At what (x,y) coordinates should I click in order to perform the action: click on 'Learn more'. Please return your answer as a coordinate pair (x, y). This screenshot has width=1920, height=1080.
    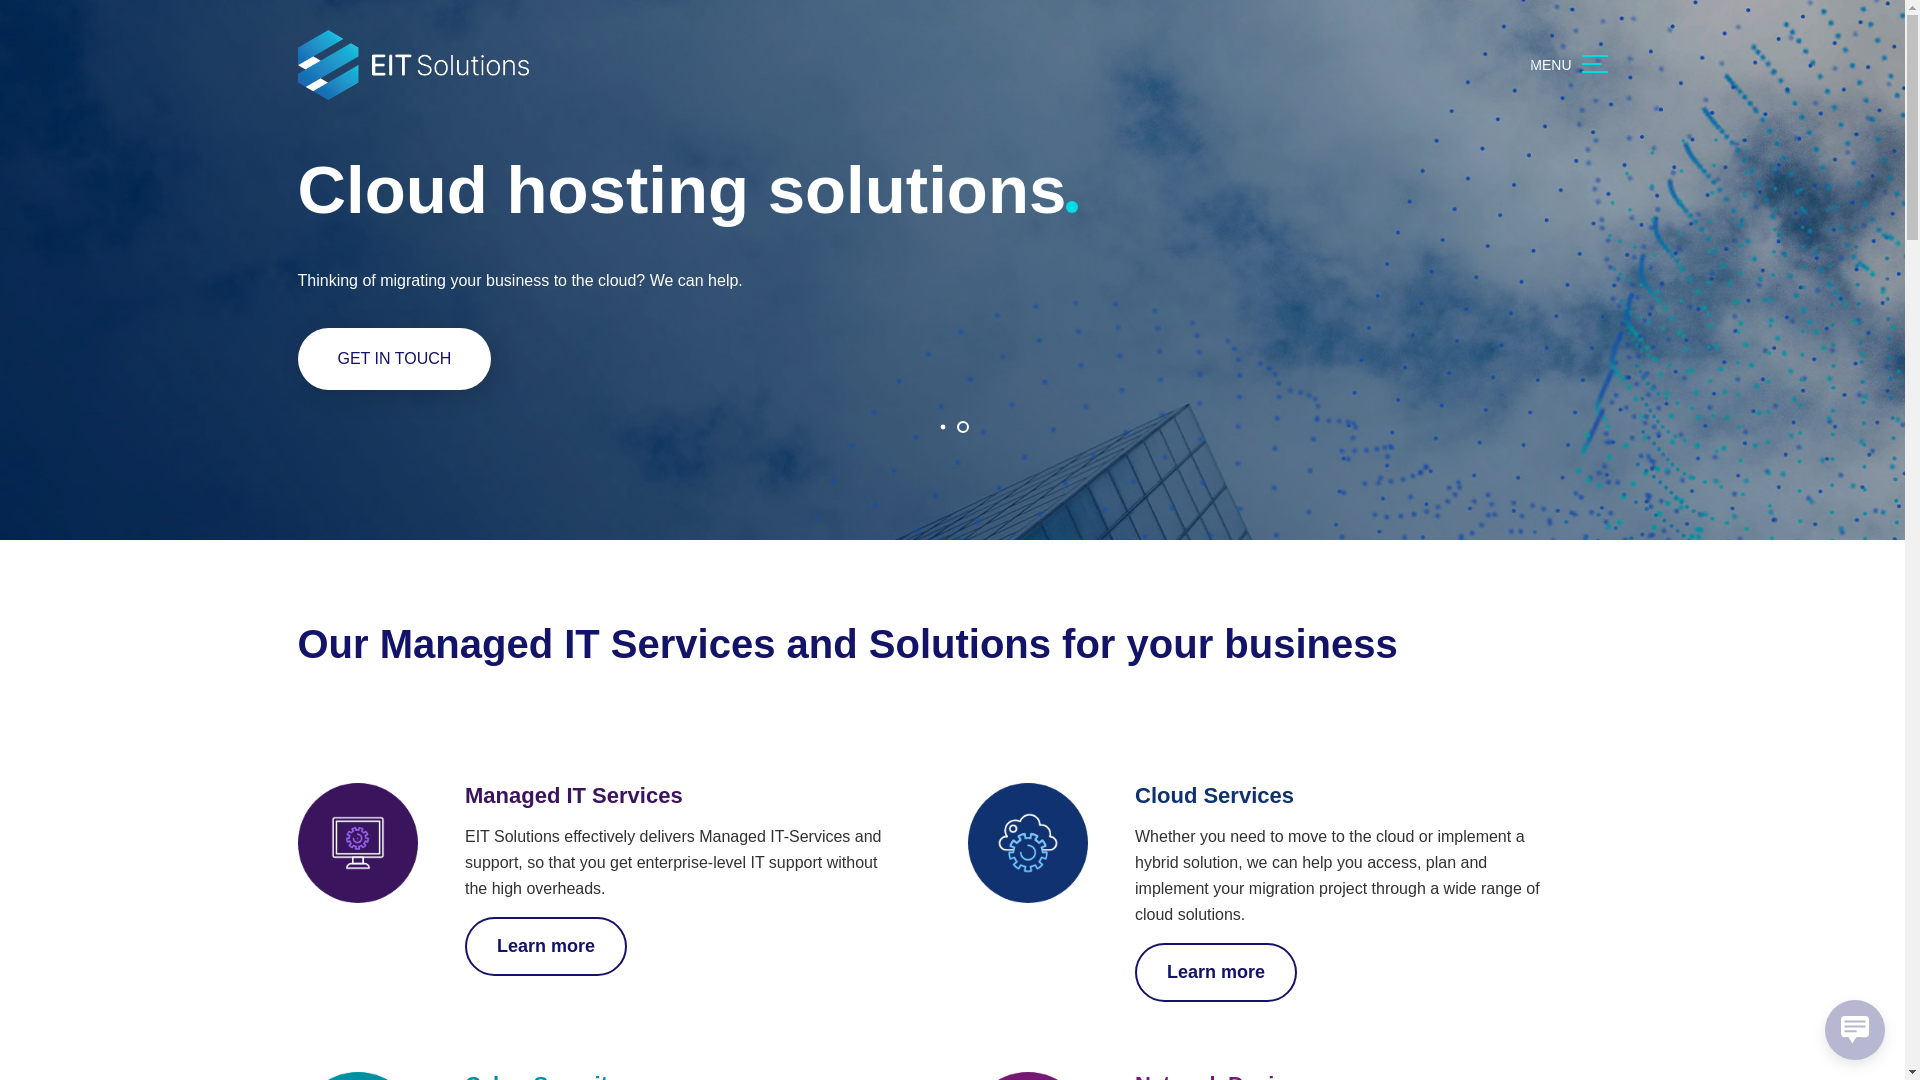
    Looking at the image, I should click on (546, 945).